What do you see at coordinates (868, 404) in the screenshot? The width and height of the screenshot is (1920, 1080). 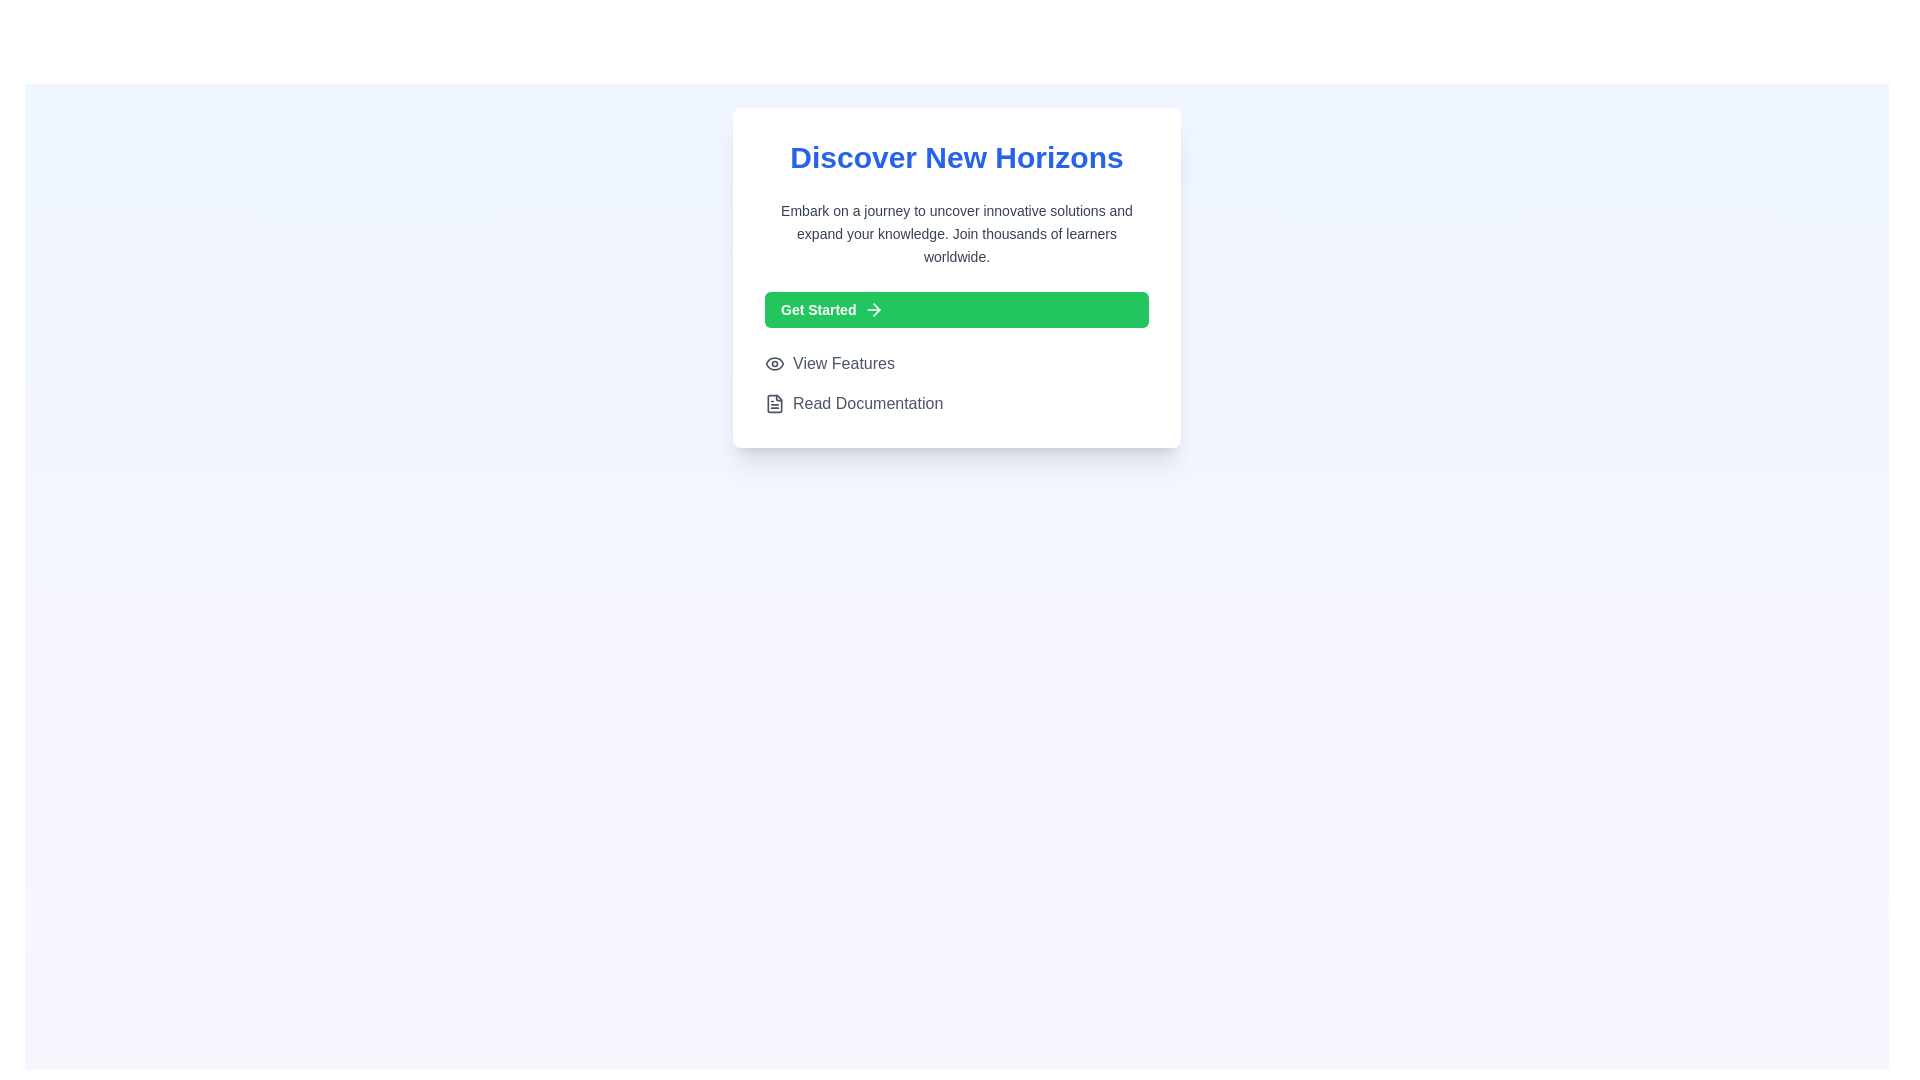 I see `the navigational text link located below 'View Features'` at bounding box center [868, 404].